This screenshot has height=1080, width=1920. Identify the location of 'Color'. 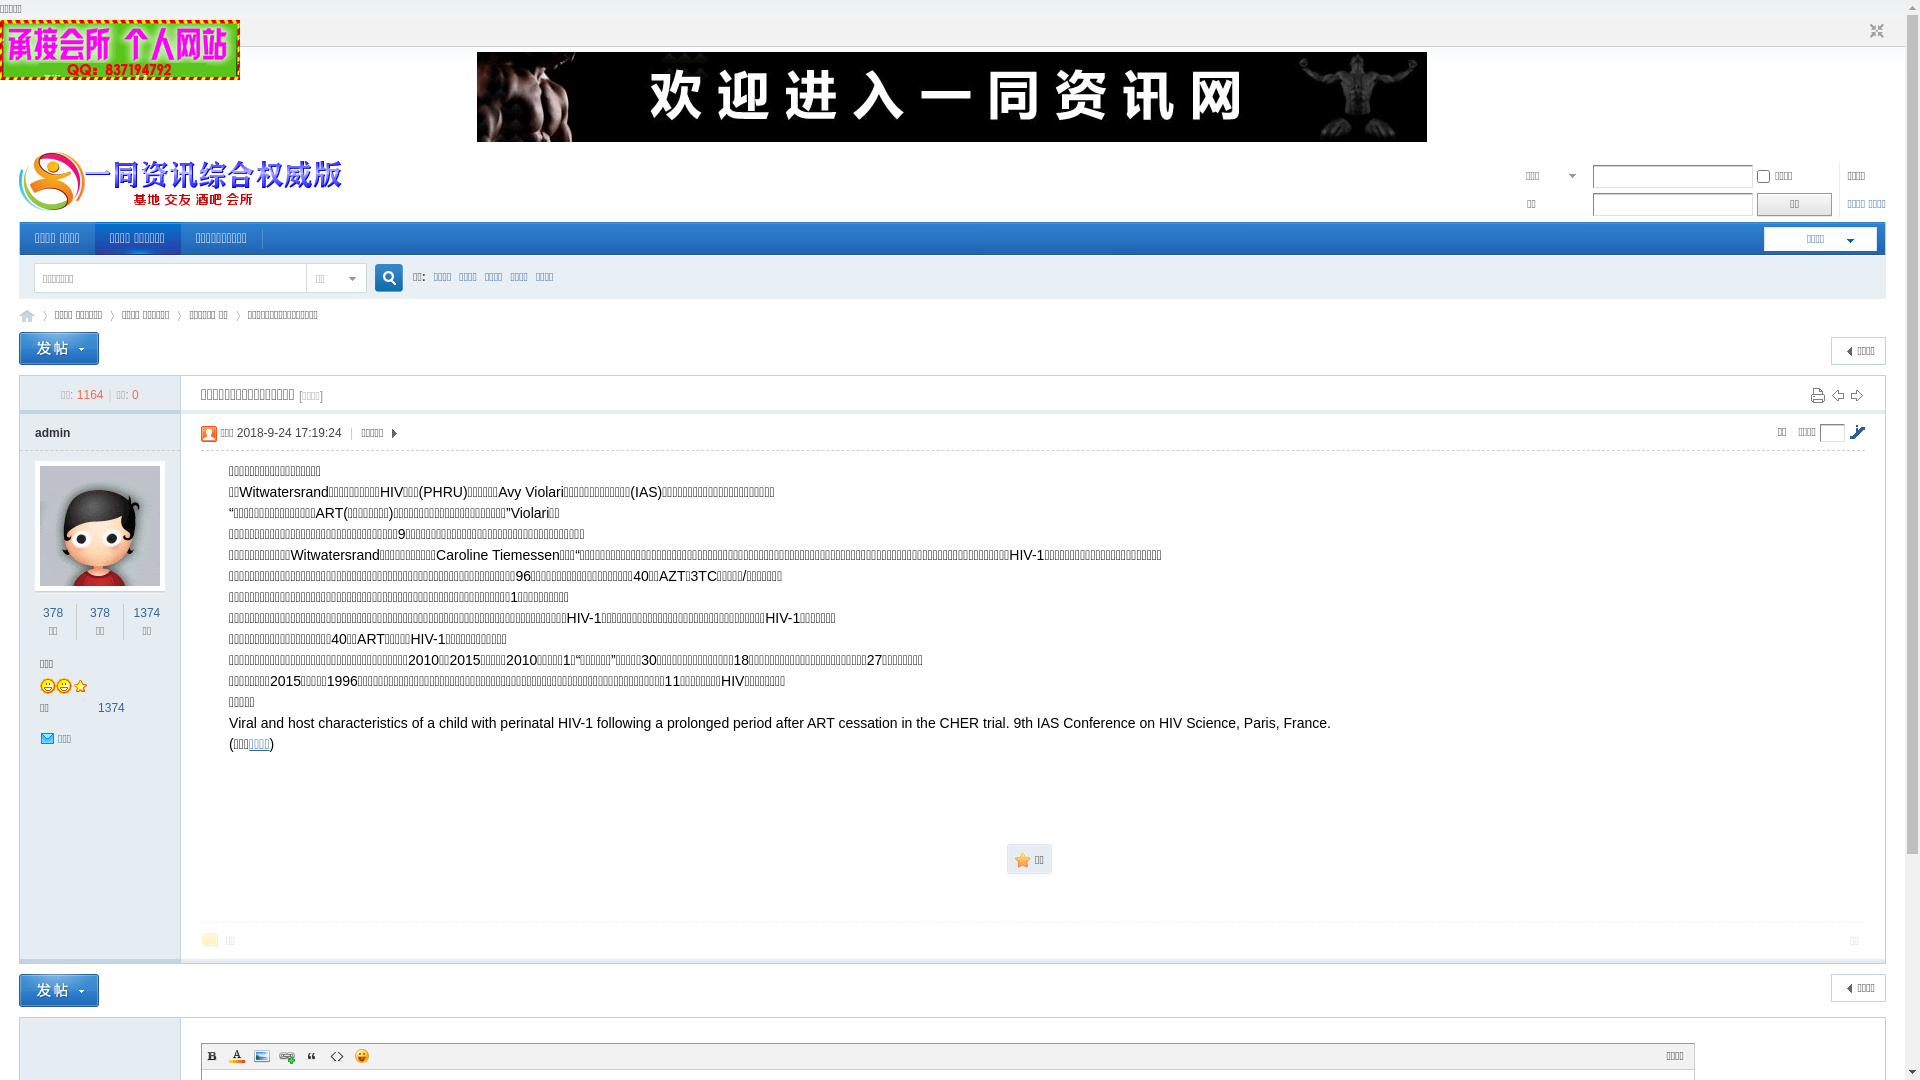
(236, 1055).